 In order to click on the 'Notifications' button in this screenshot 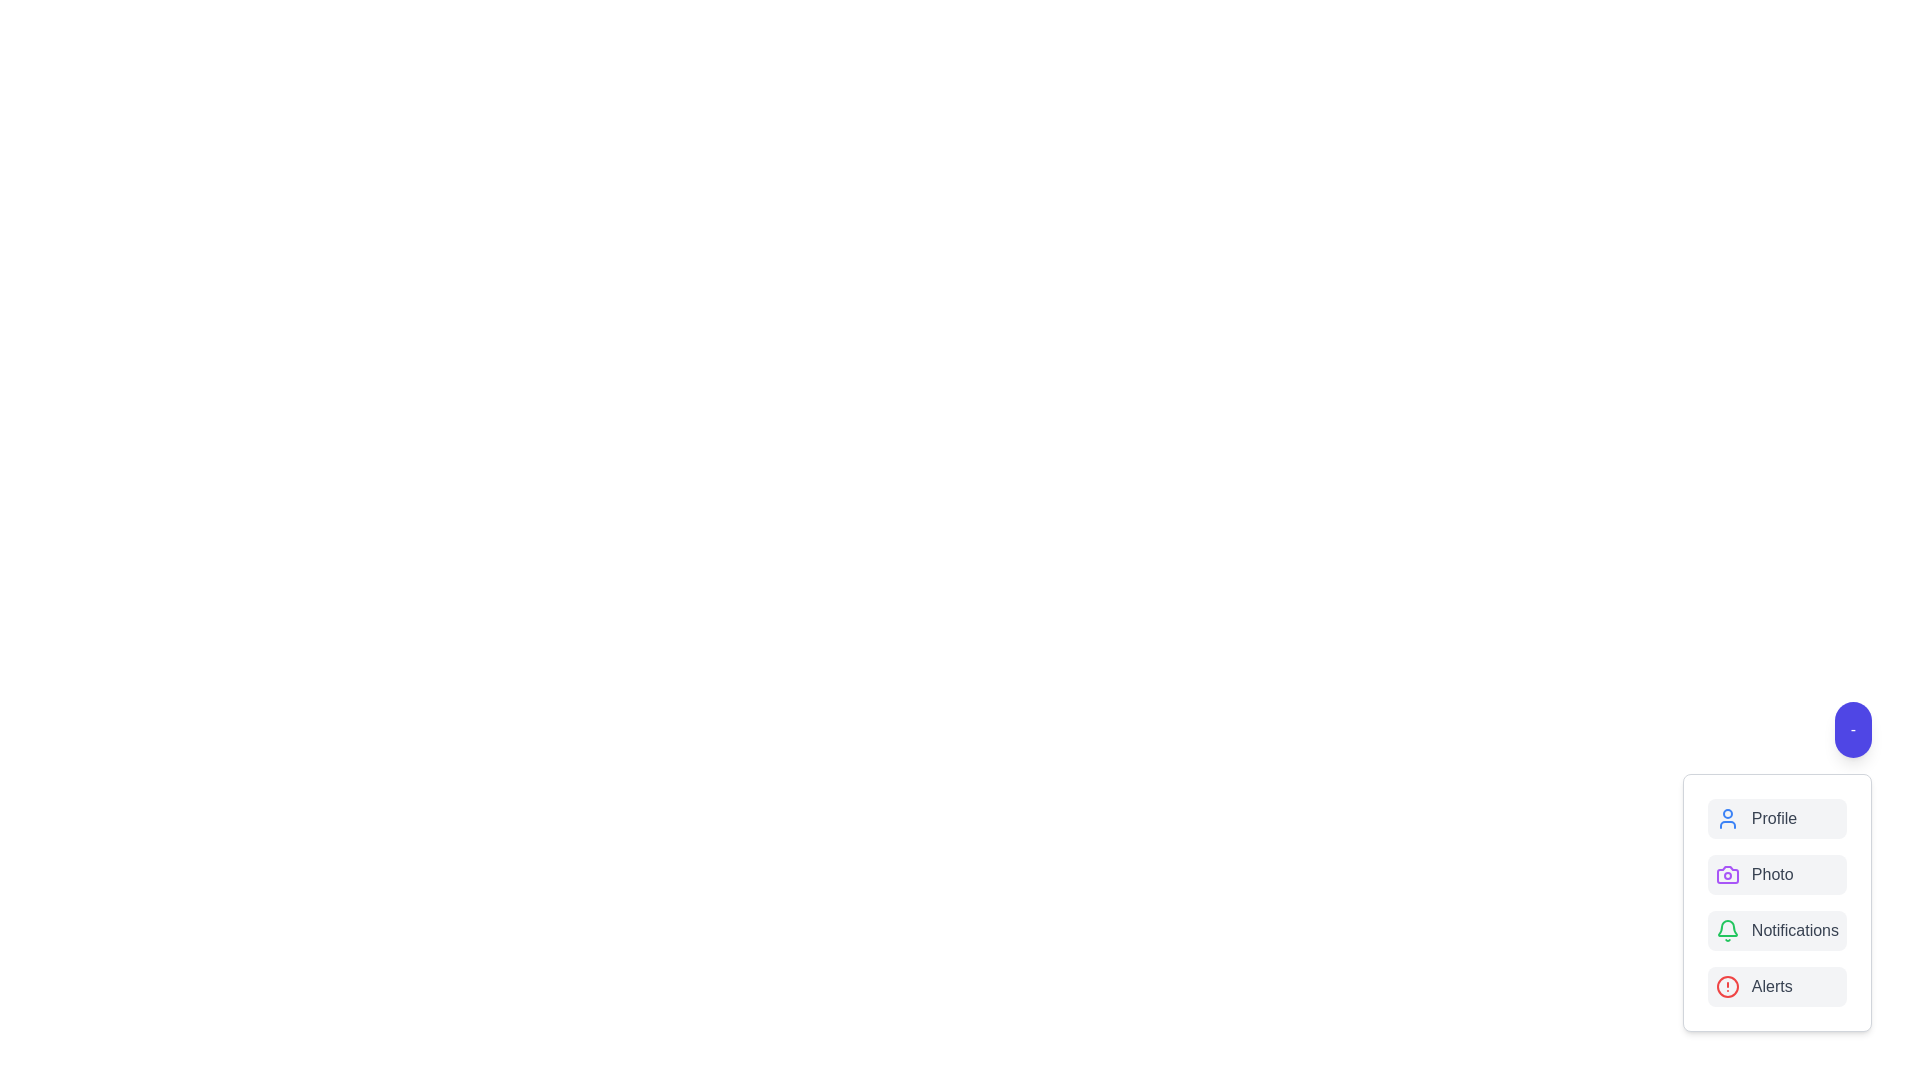, I will do `click(1777, 930)`.